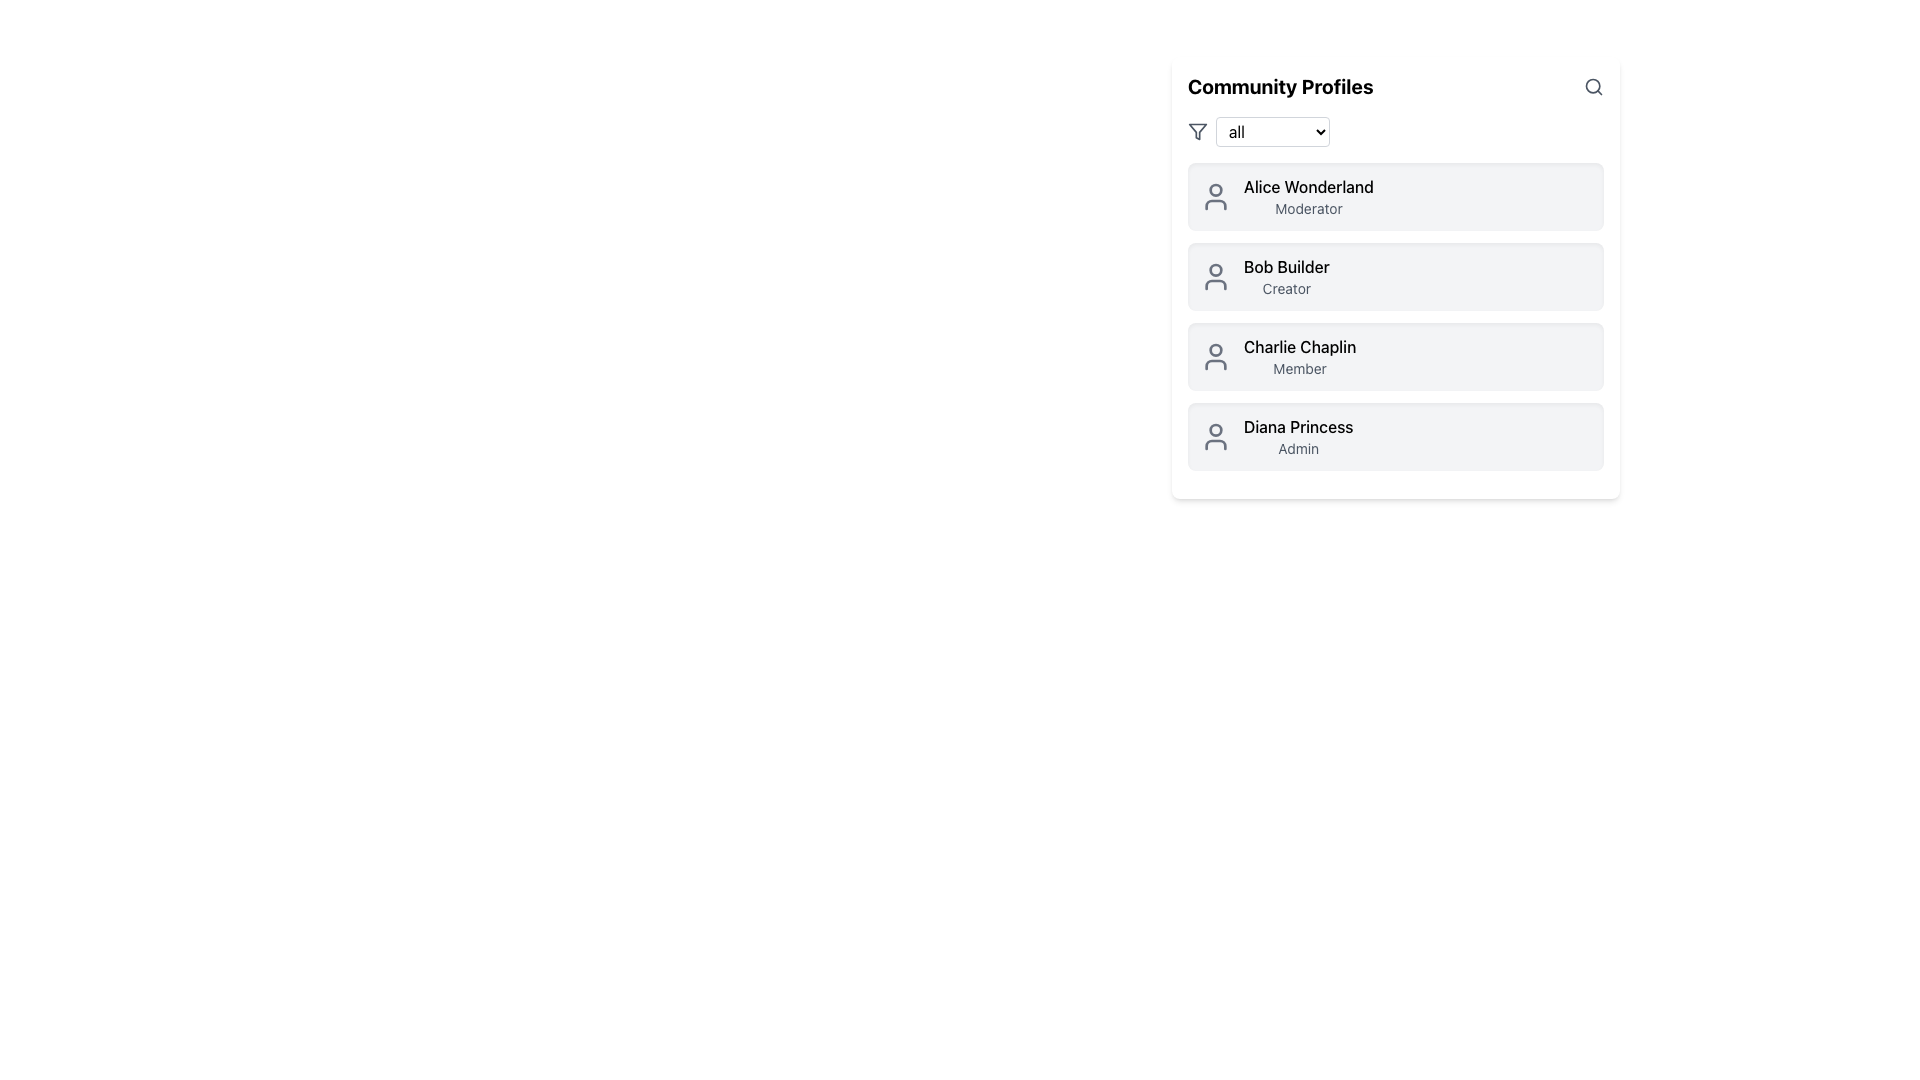 The height and width of the screenshot is (1080, 1920). I want to click on the Text Label that serves as a heading for the community profile section, located at the top-left corner of the content section, so click(1280, 86).